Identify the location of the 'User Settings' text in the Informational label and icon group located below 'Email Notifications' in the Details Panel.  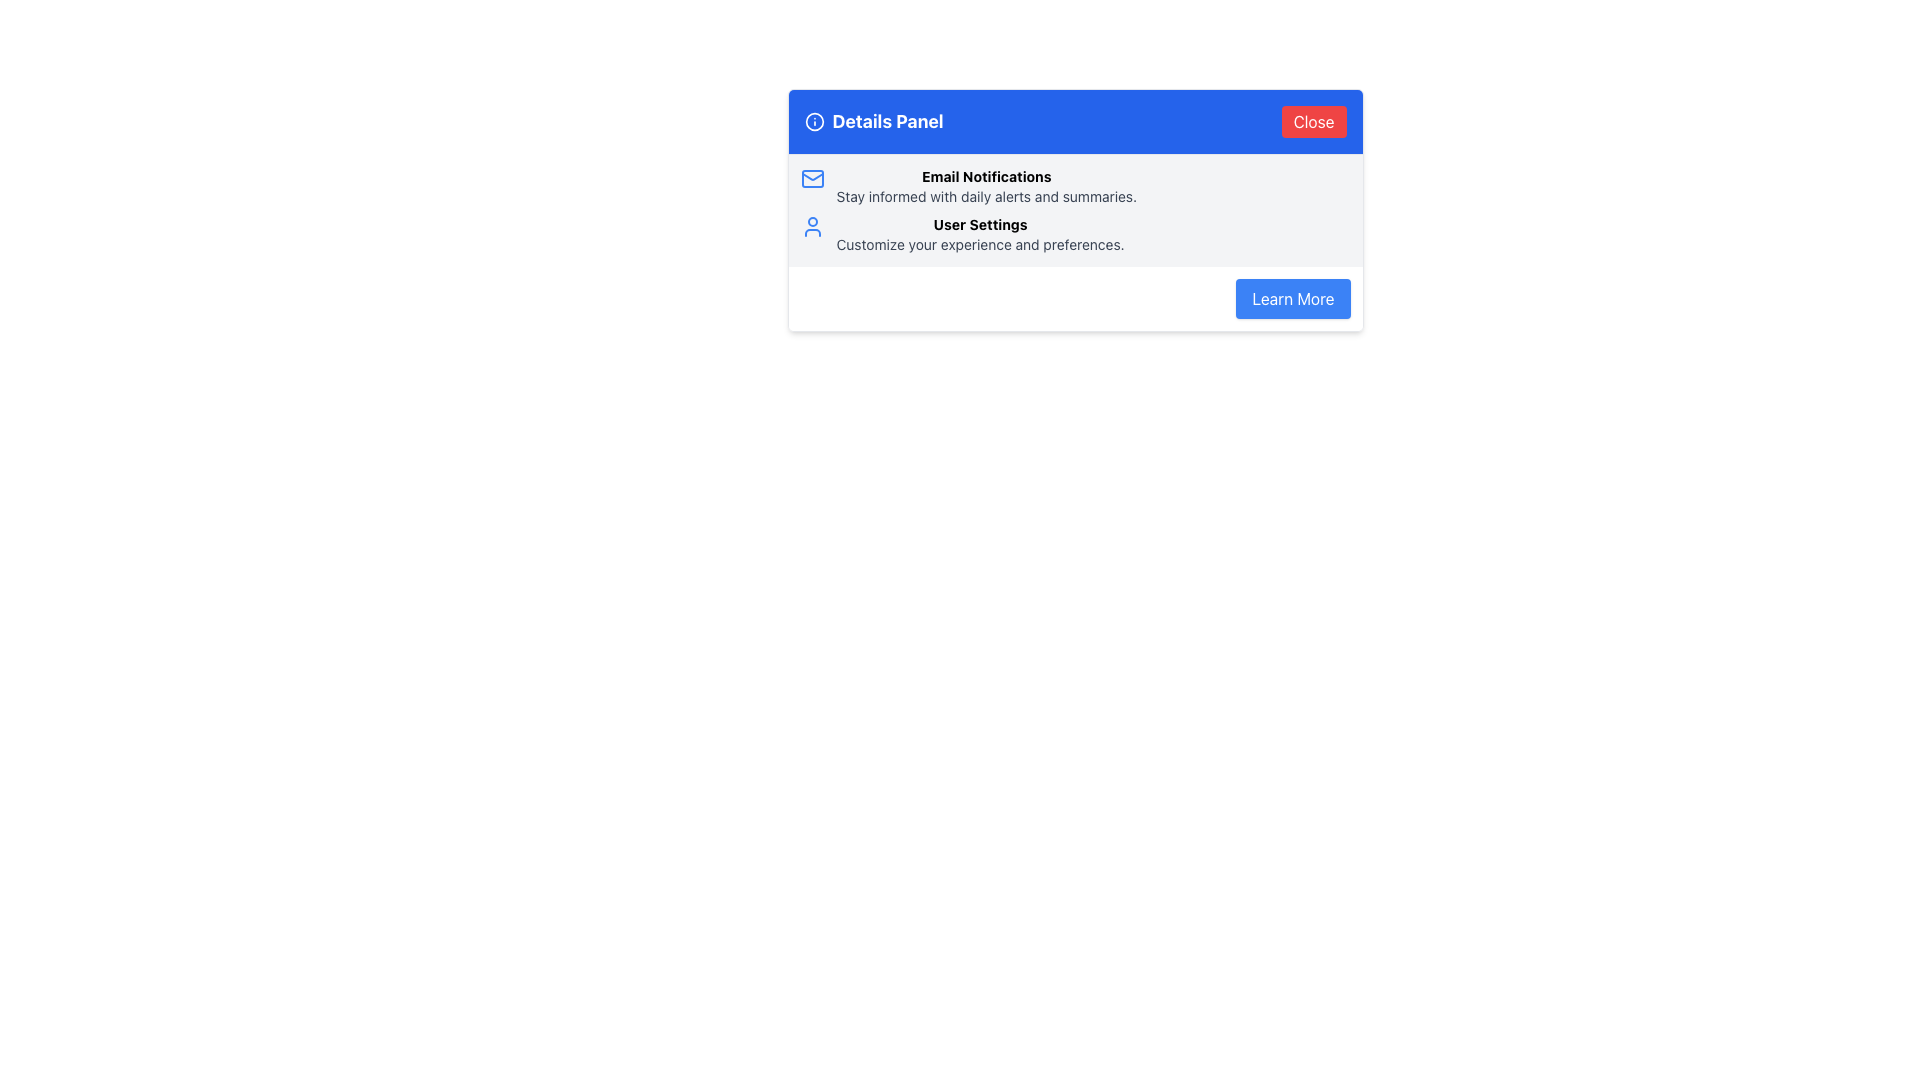
(1074, 234).